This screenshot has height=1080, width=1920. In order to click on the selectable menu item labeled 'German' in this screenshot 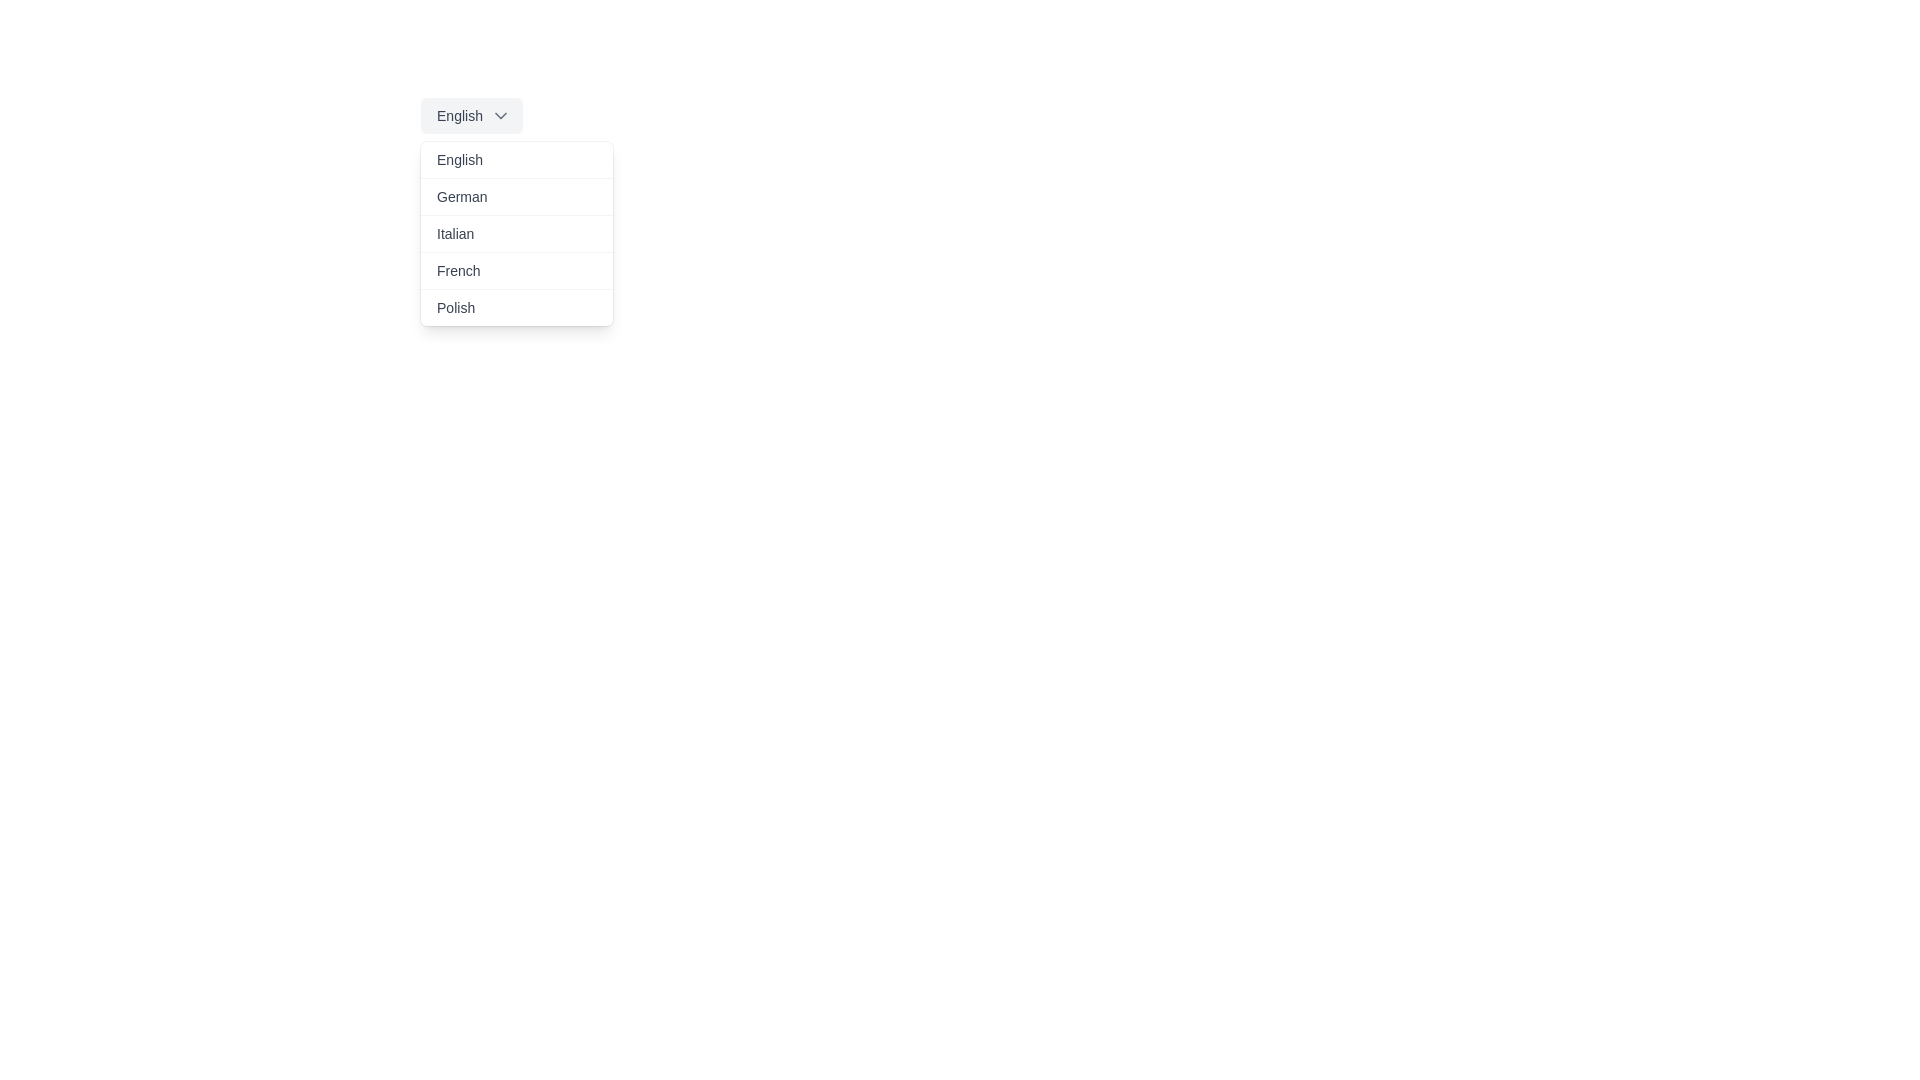, I will do `click(517, 196)`.